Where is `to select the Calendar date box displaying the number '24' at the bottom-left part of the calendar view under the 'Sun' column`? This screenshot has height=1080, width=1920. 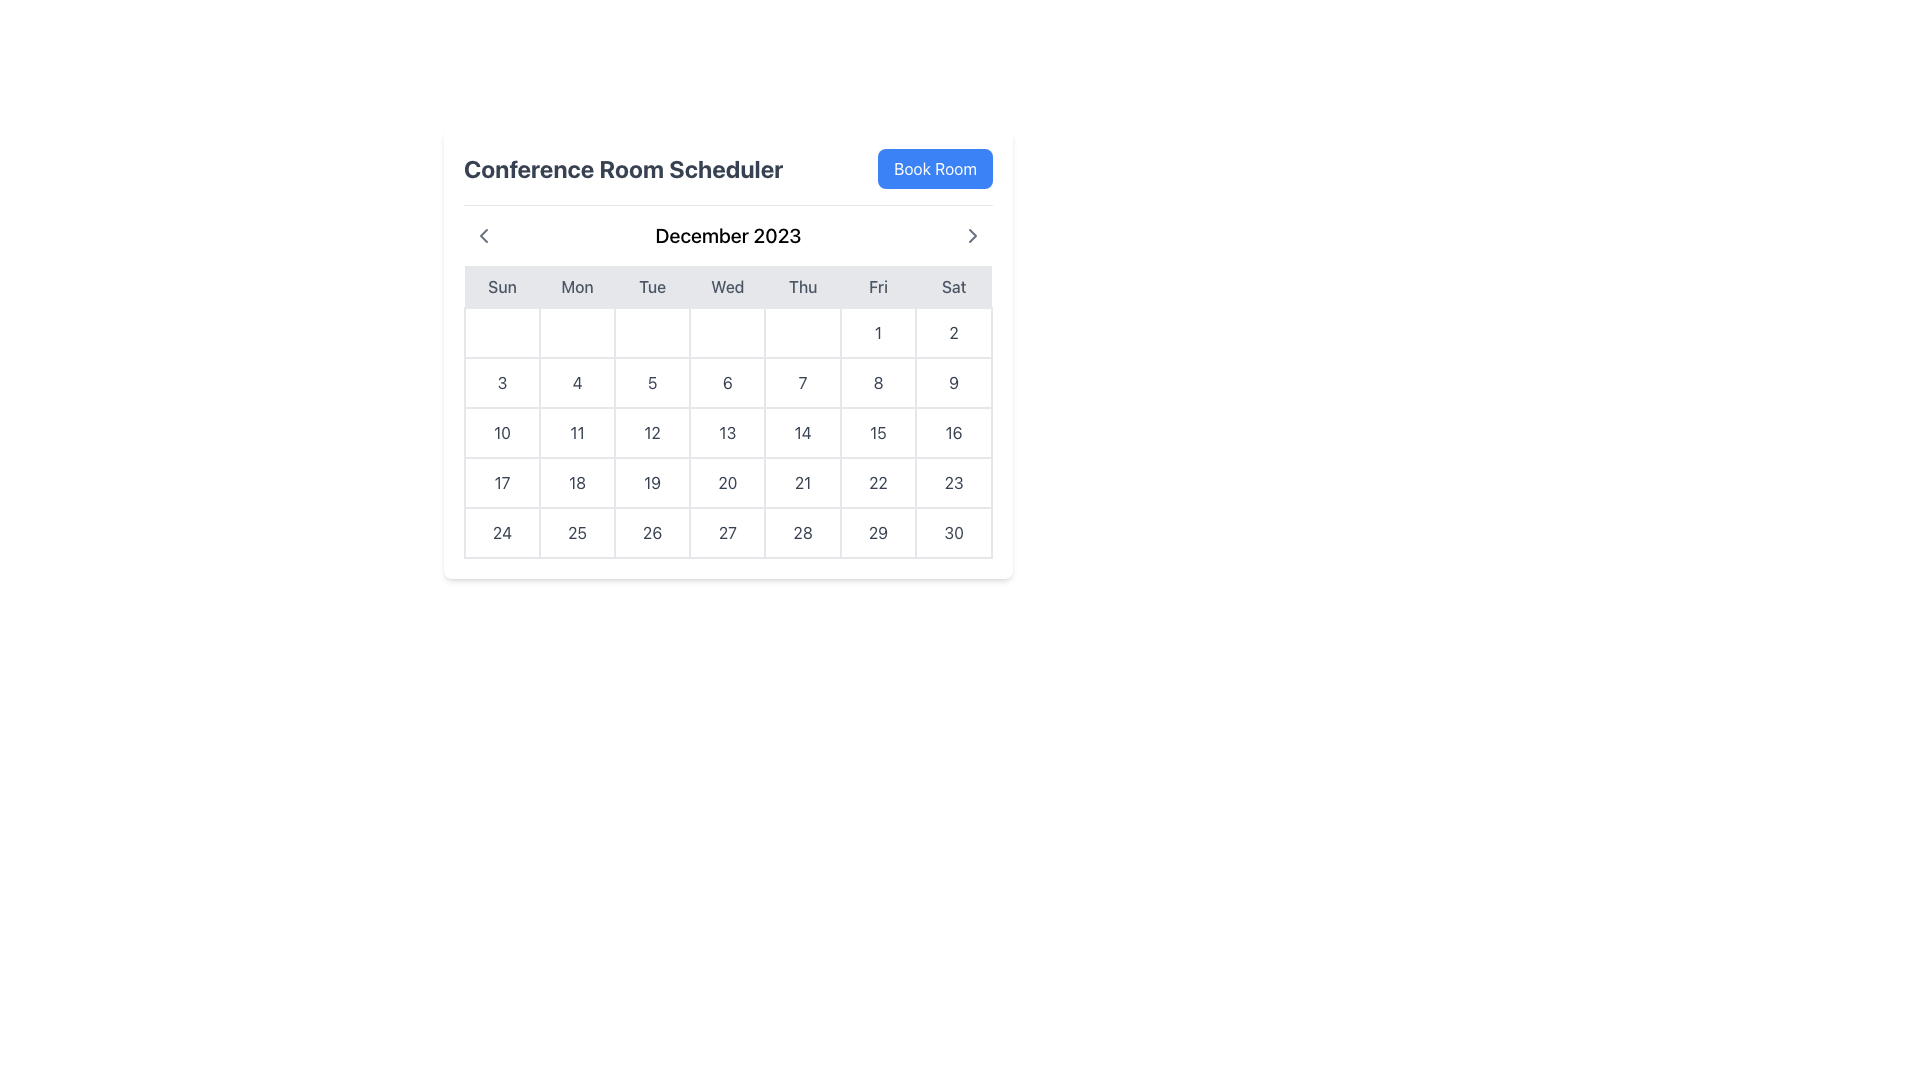 to select the Calendar date box displaying the number '24' at the bottom-left part of the calendar view under the 'Sun' column is located at coordinates (502, 531).